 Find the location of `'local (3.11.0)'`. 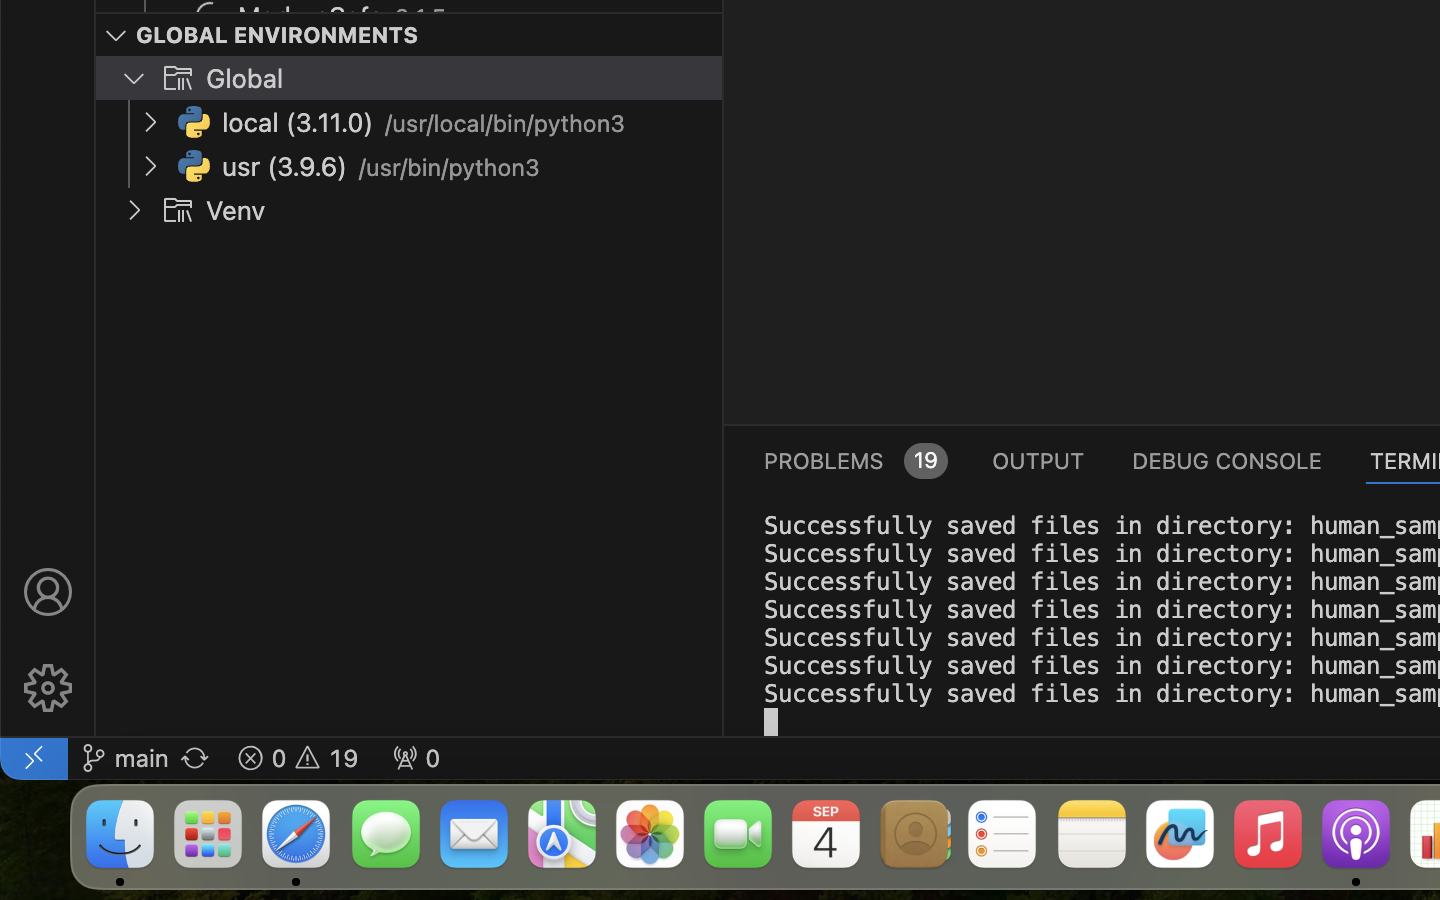

'local (3.11.0)' is located at coordinates (296, 123).